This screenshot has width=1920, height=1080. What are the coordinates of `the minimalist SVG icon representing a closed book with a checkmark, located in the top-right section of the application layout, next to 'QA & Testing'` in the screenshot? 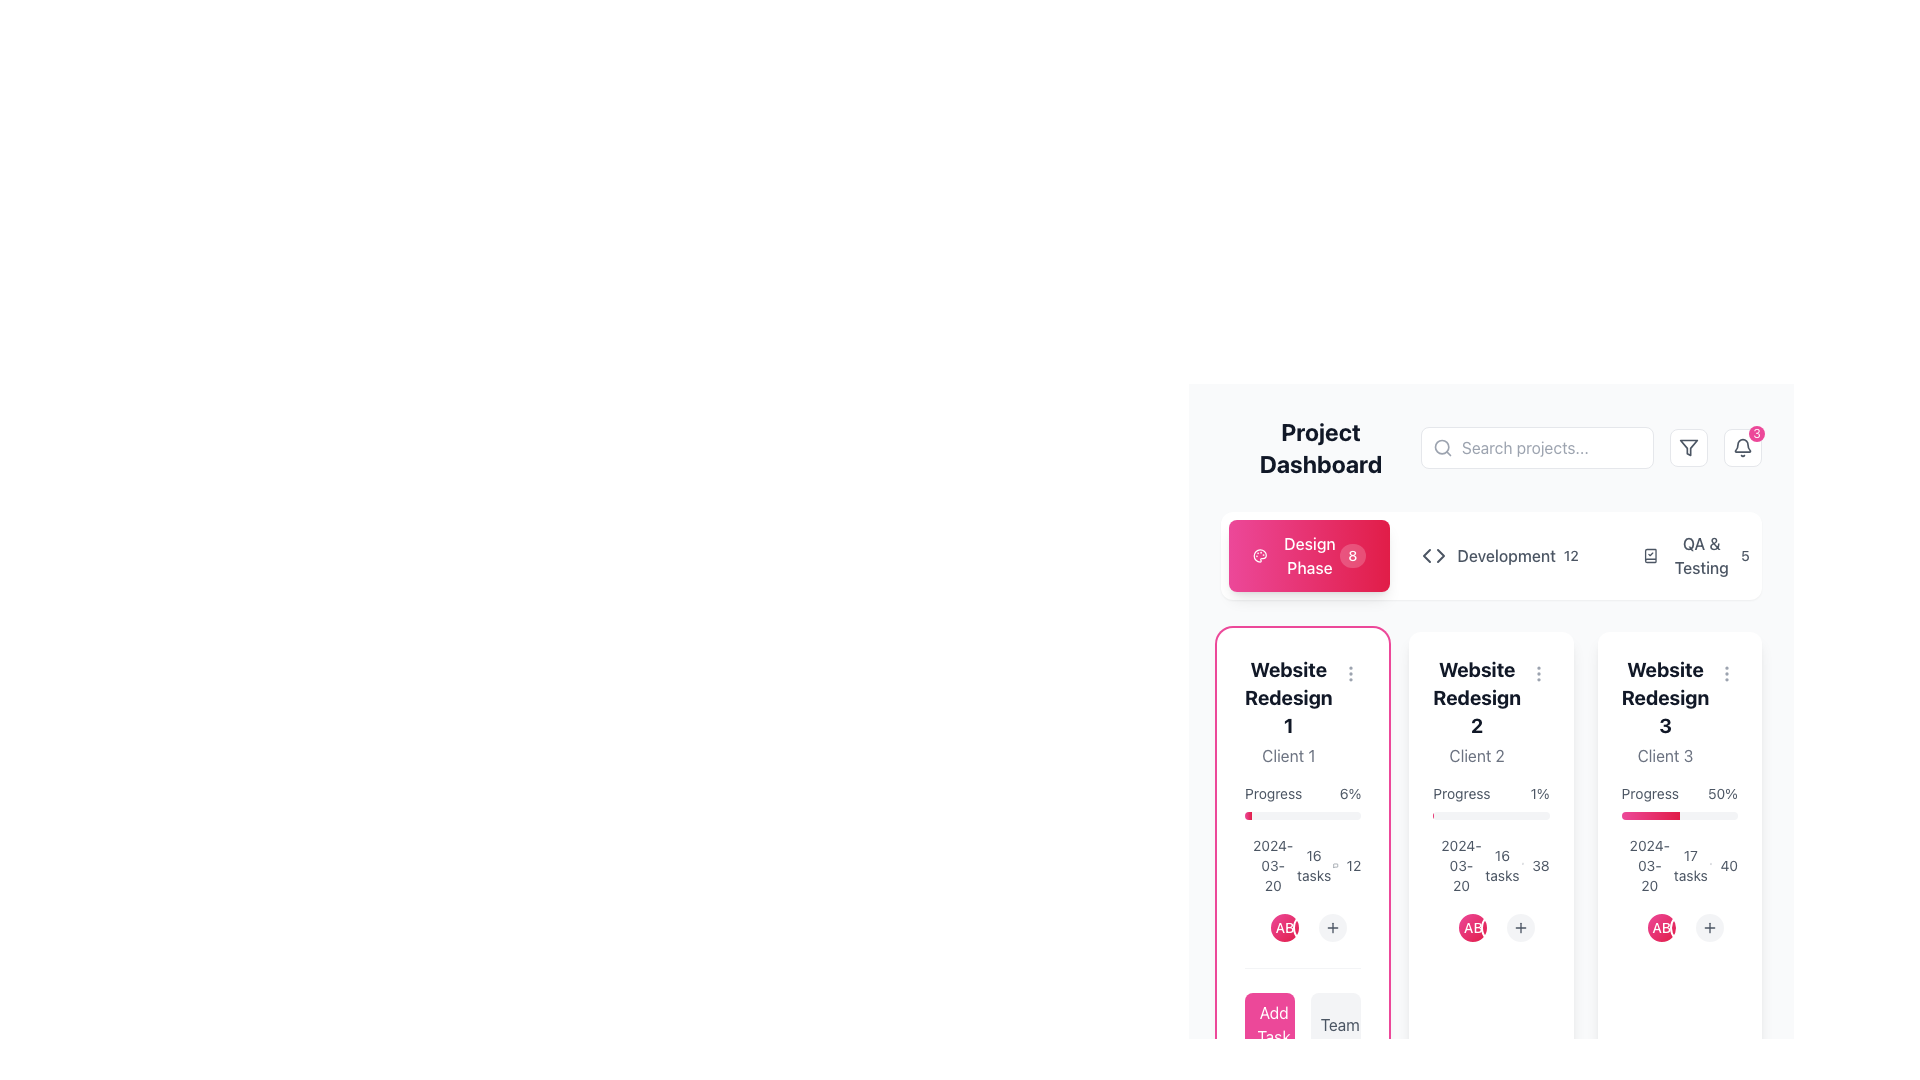 It's located at (1650, 555).